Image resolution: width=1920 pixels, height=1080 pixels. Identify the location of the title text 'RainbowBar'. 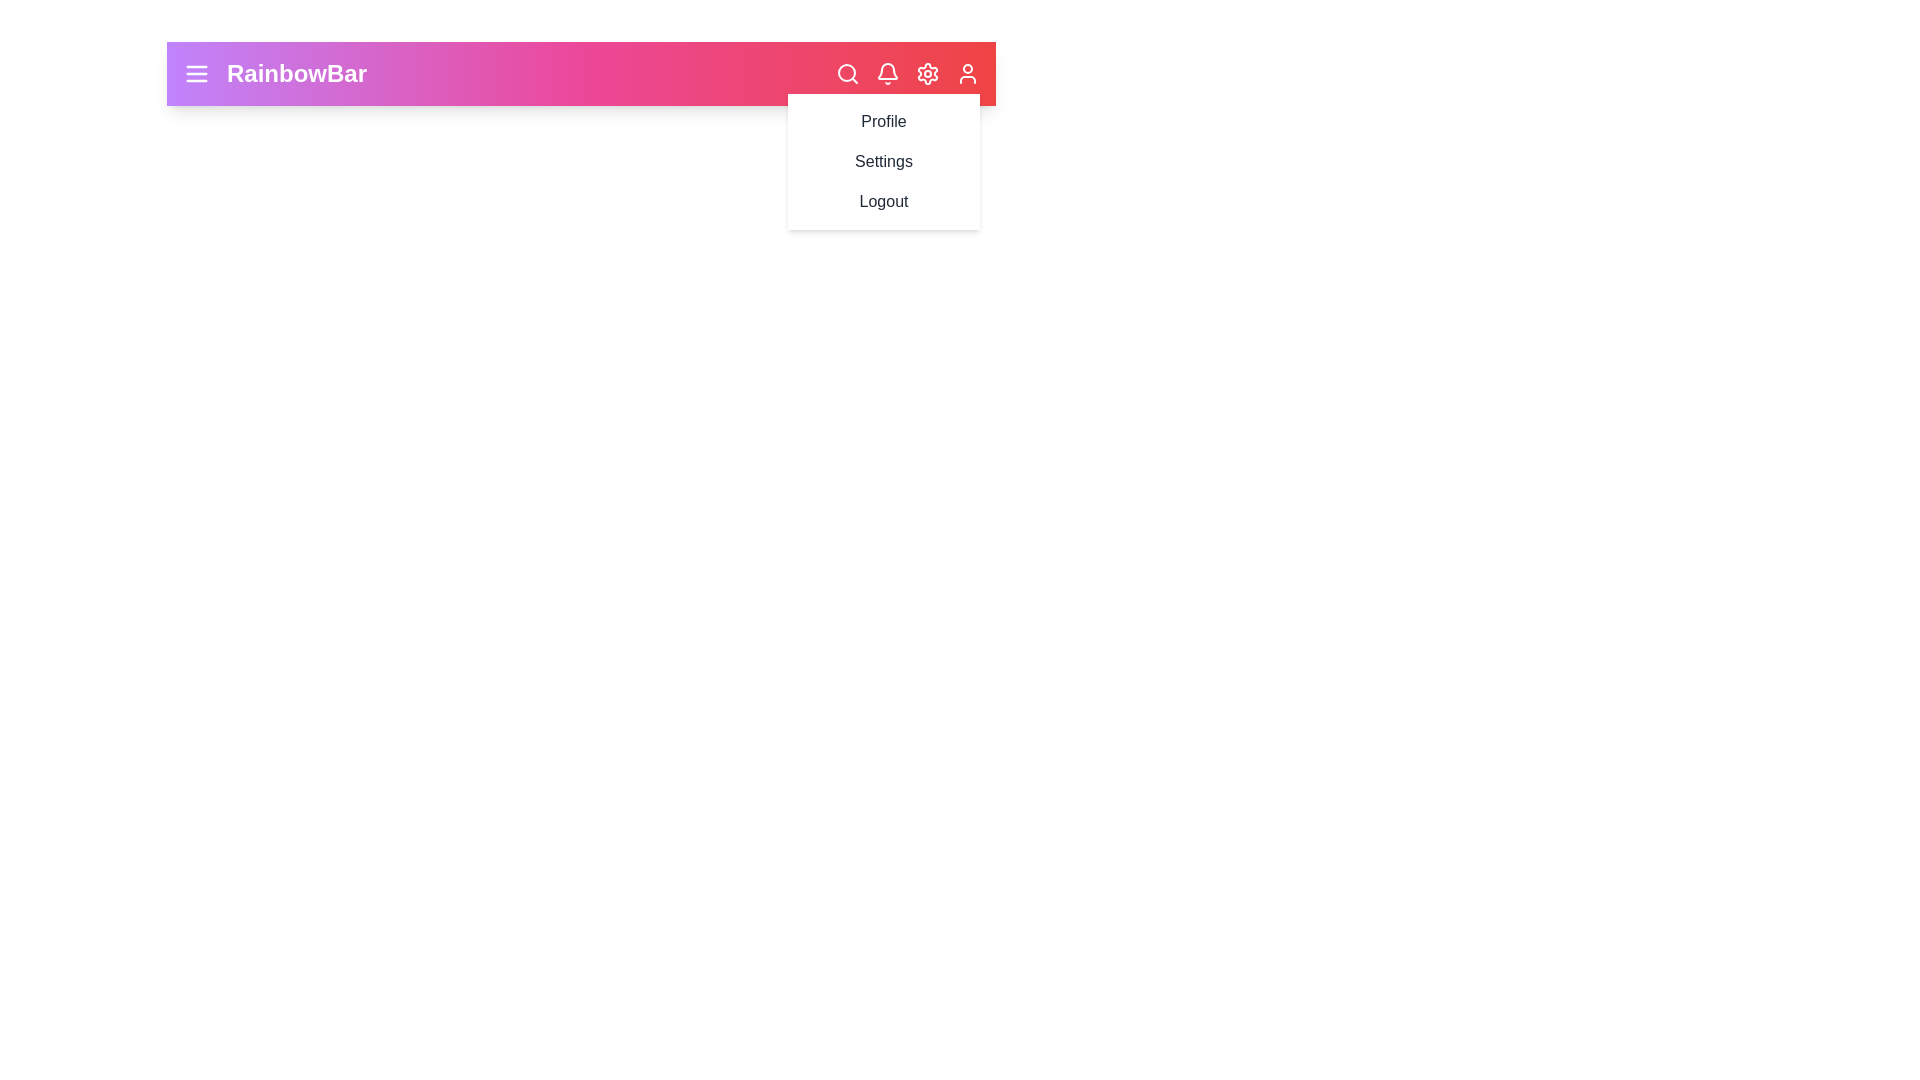
(296, 72).